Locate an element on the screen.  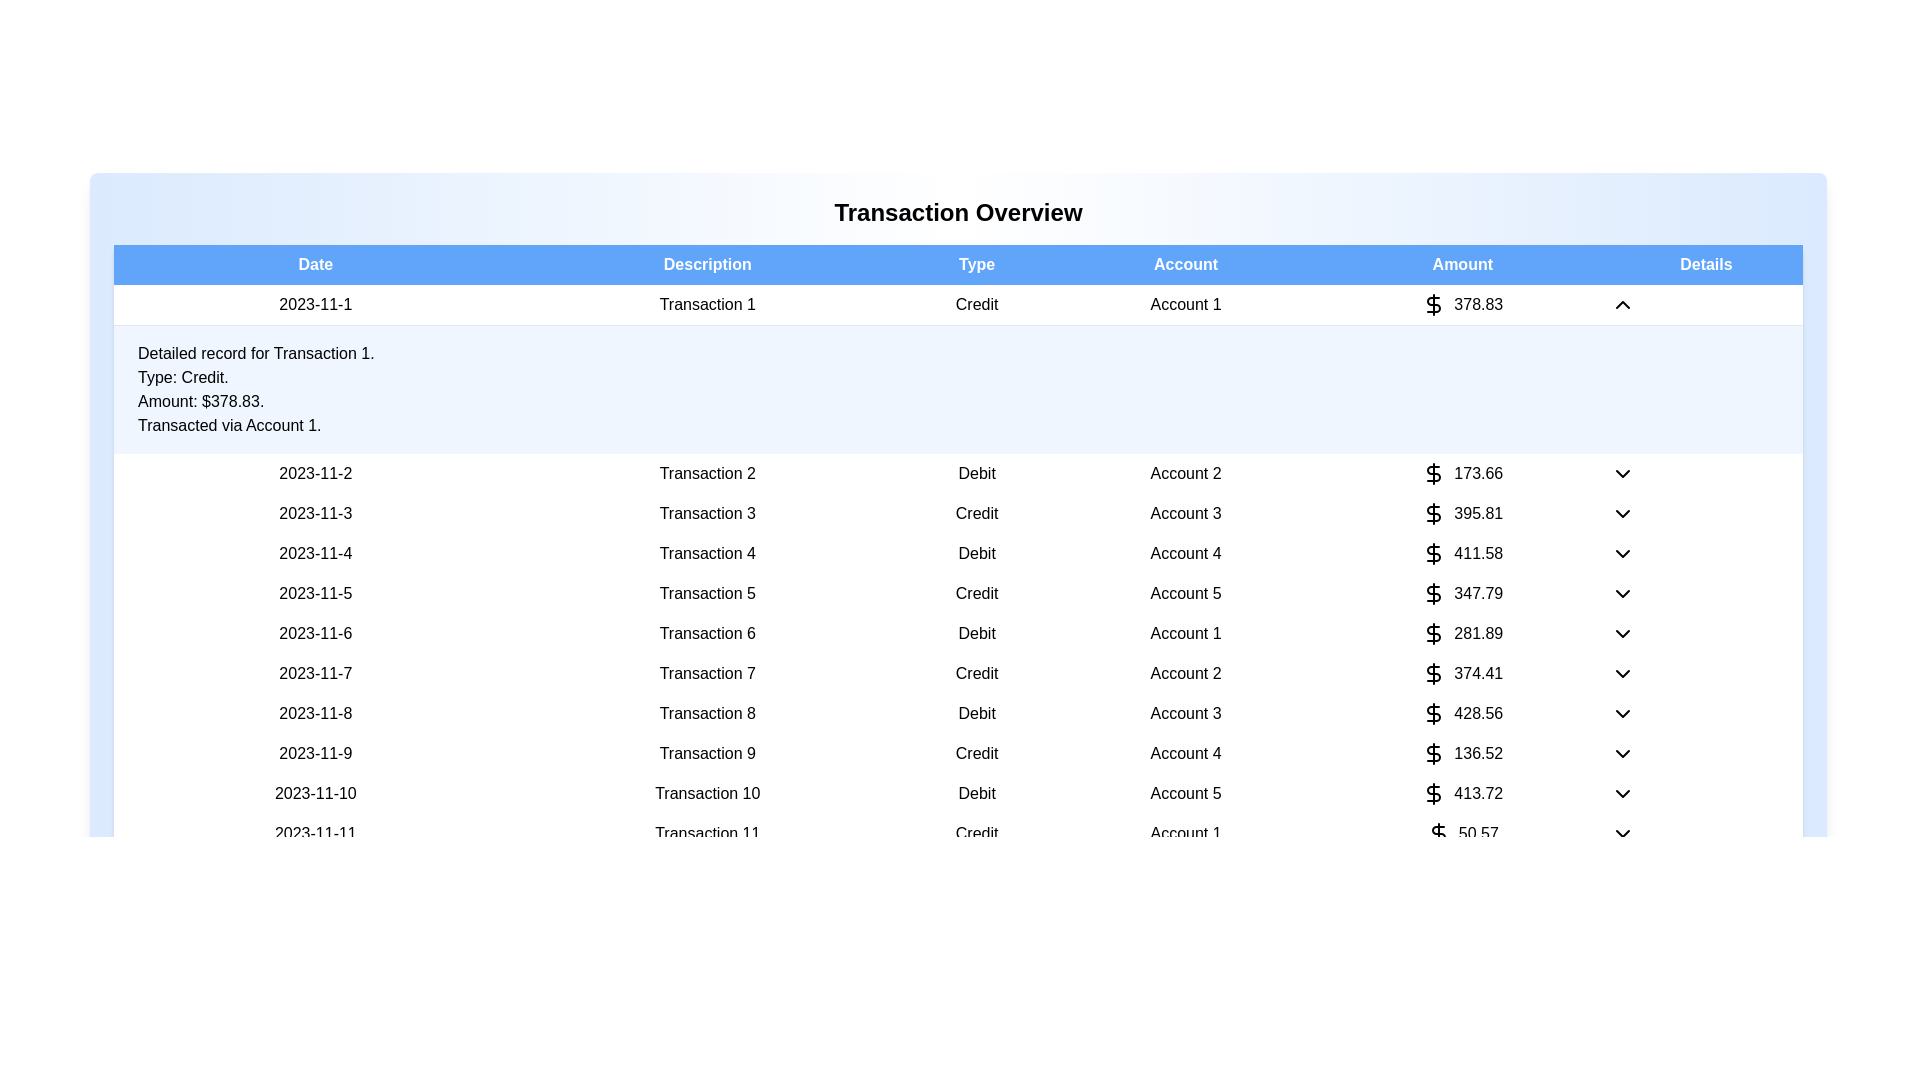
the column header Description to sort or filter the transactions is located at coordinates (707, 264).